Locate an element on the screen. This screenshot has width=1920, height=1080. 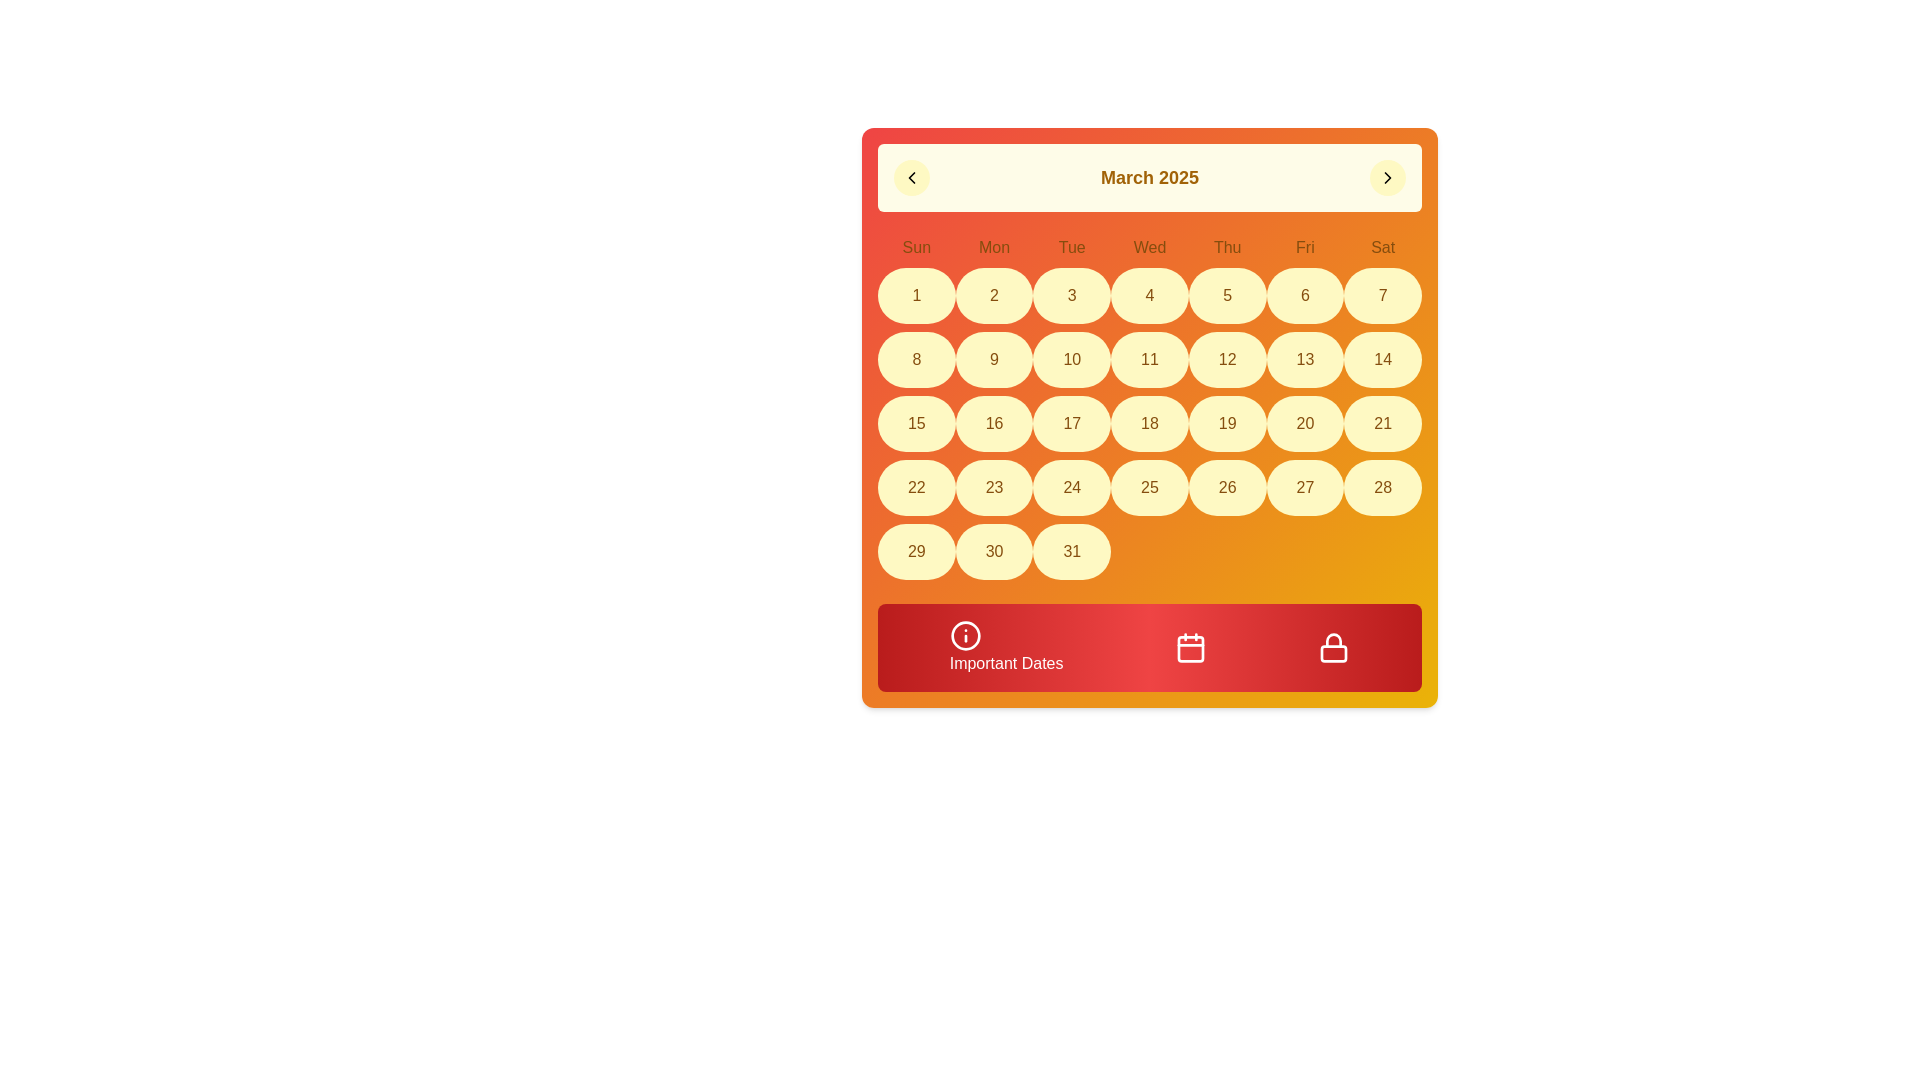
the text label displaying 'Sun' in yellow color, located at the top-left corner of the calendar grid header row is located at coordinates (915, 246).